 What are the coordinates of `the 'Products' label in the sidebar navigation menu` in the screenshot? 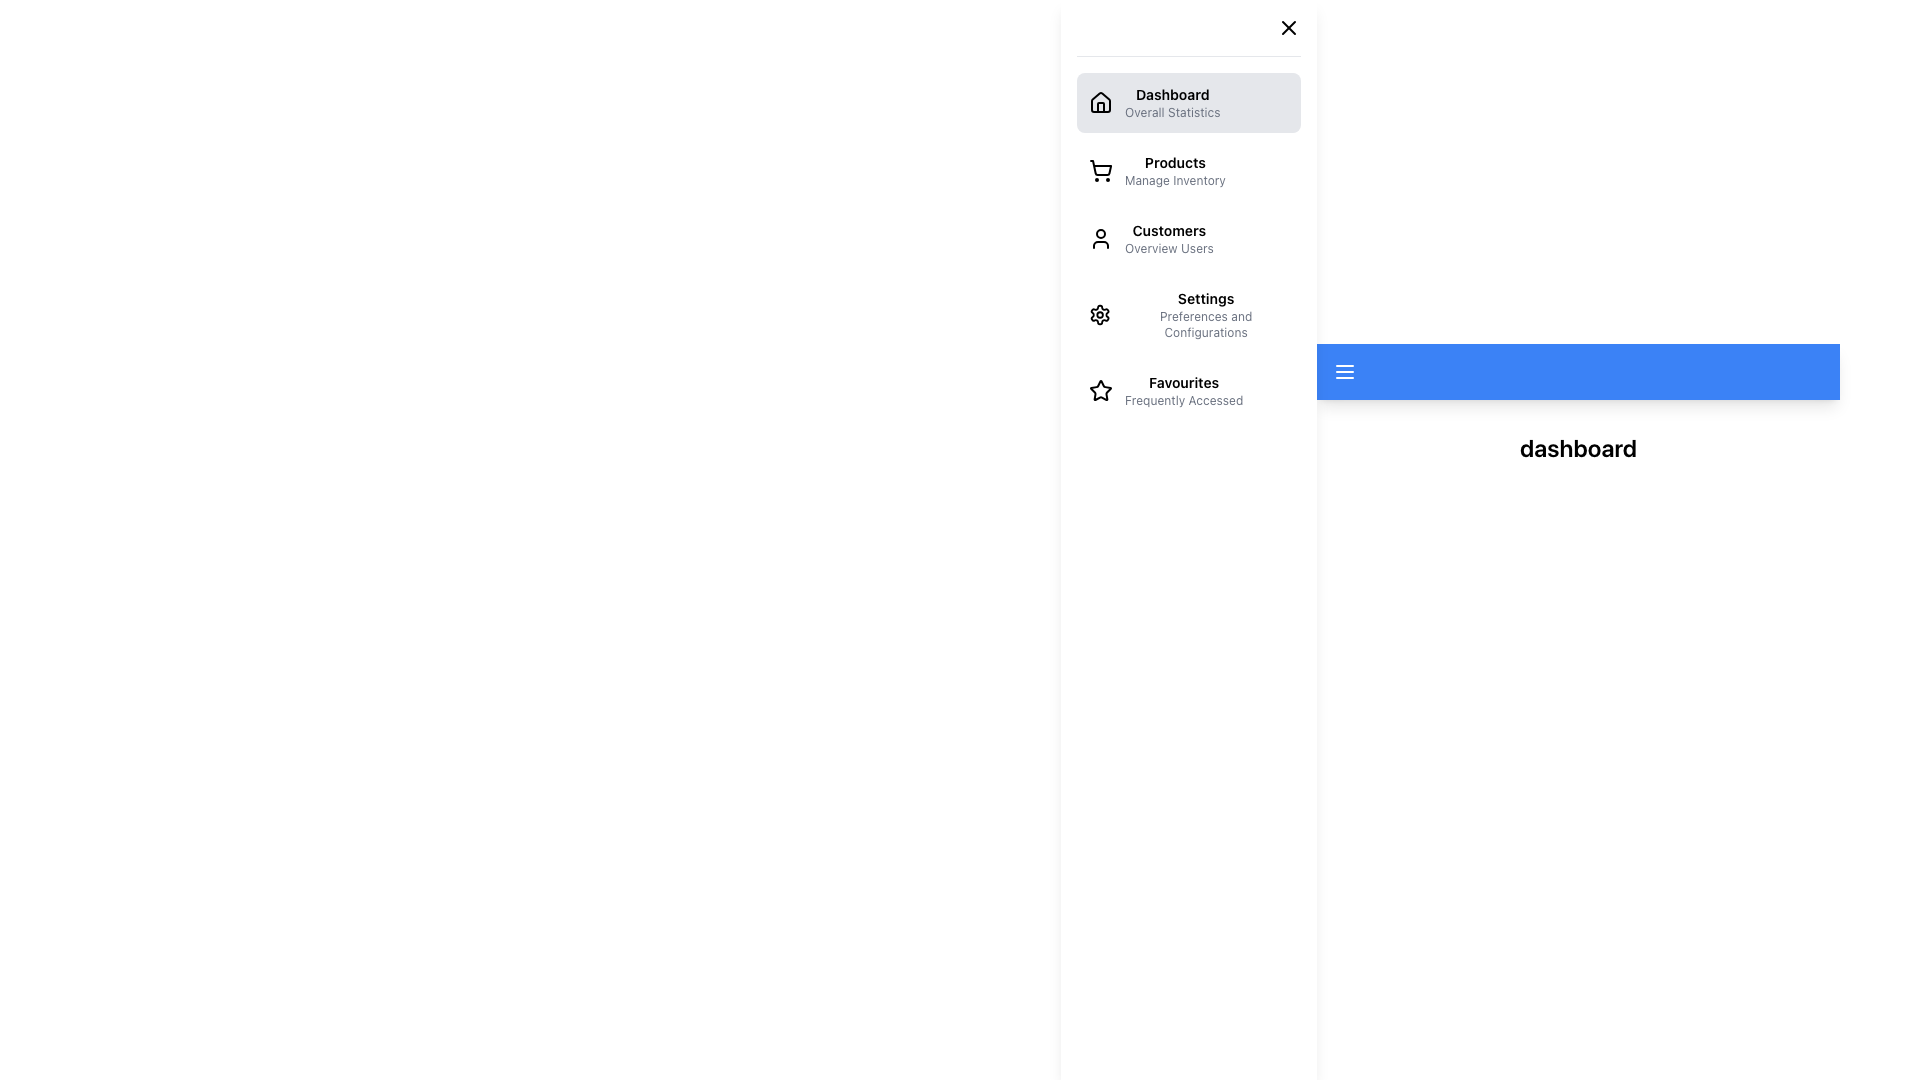 It's located at (1175, 161).